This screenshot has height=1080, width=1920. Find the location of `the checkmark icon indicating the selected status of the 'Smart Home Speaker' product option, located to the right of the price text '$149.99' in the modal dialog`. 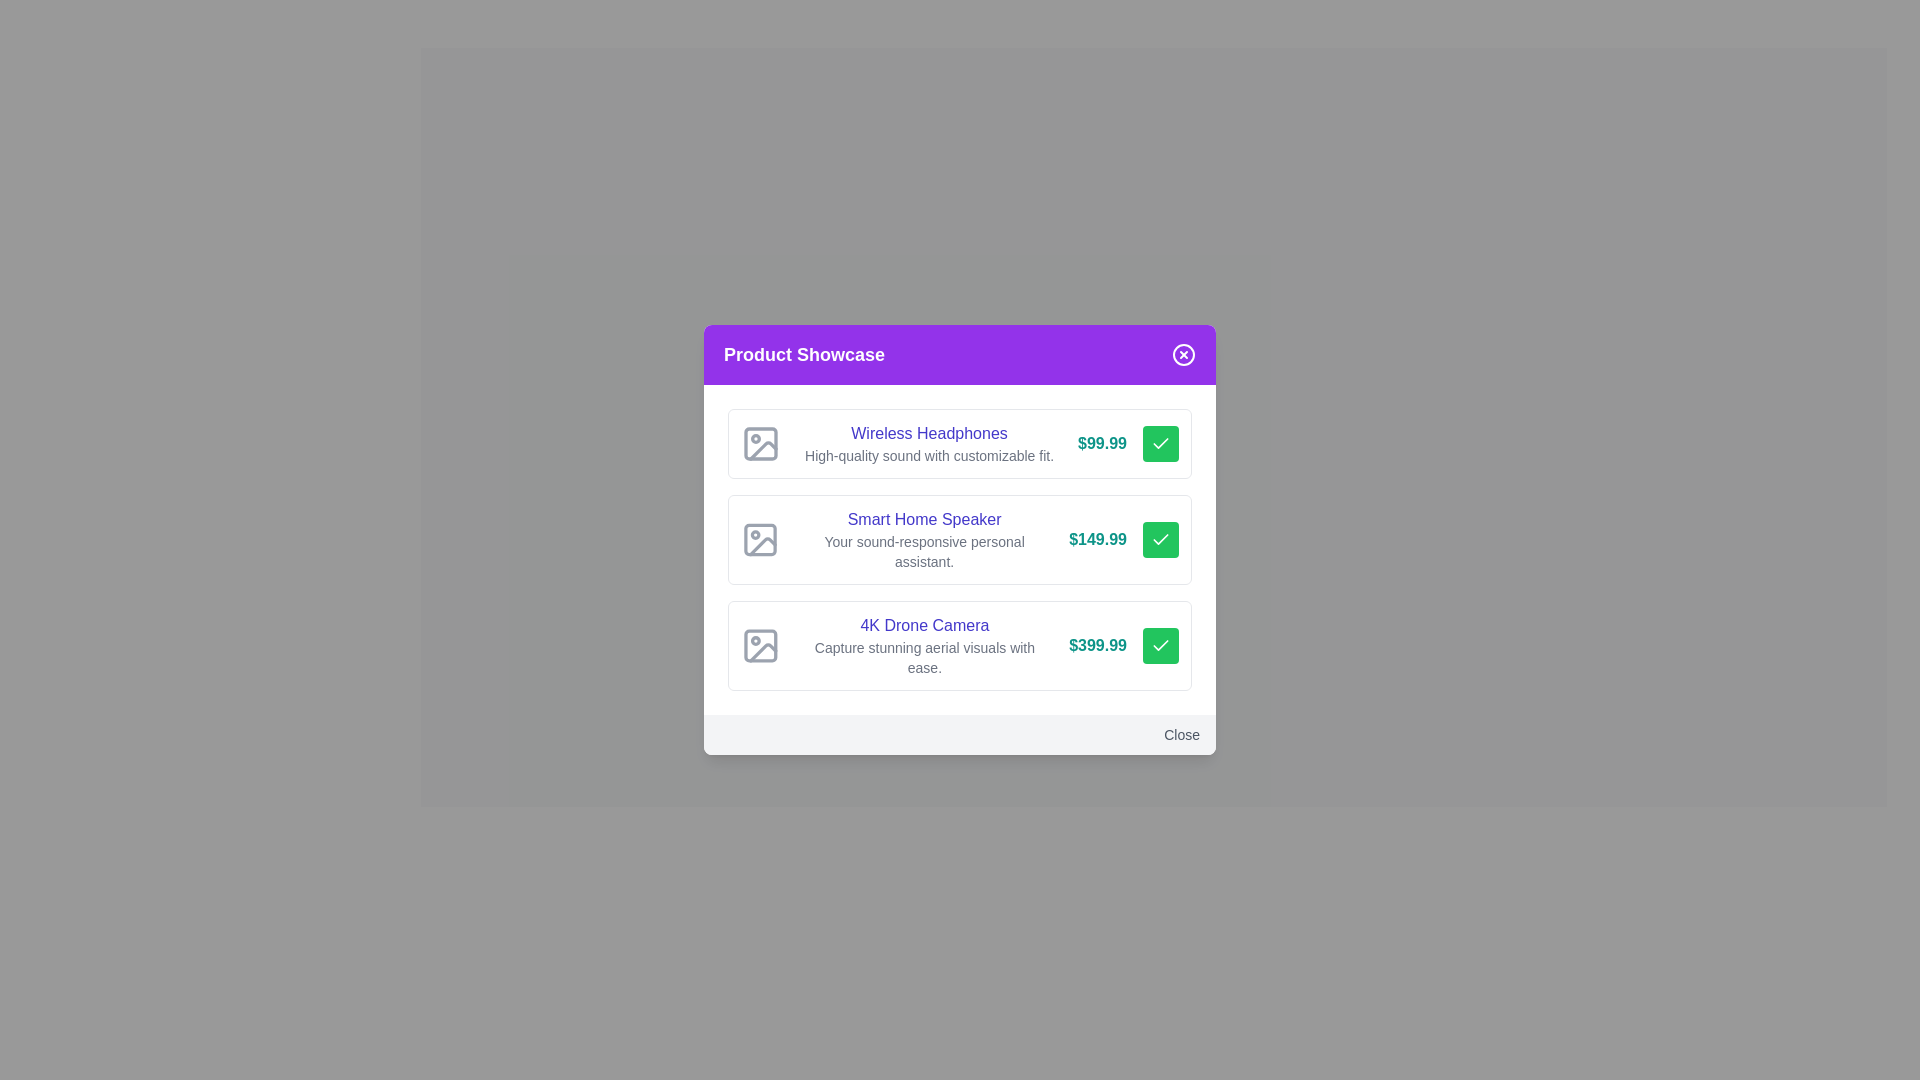

the checkmark icon indicating the selected status of the 'Smart Home Speaker' product option, located to the right of the price text '$149.99' in the modal dialog is located at coordinates (1161, 538).